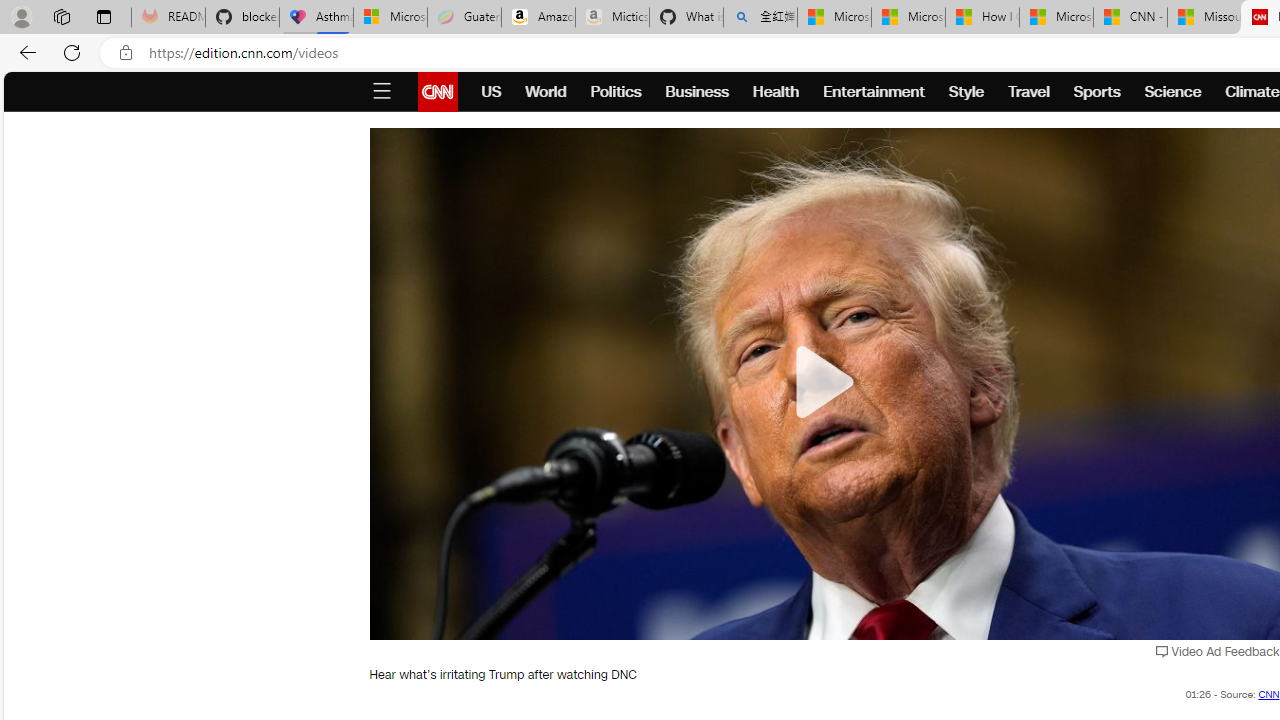  Describe the element at coordinates (315, 17) in the screenshot. I see `'Asthma Inhalers: Names and Types'` at that location.